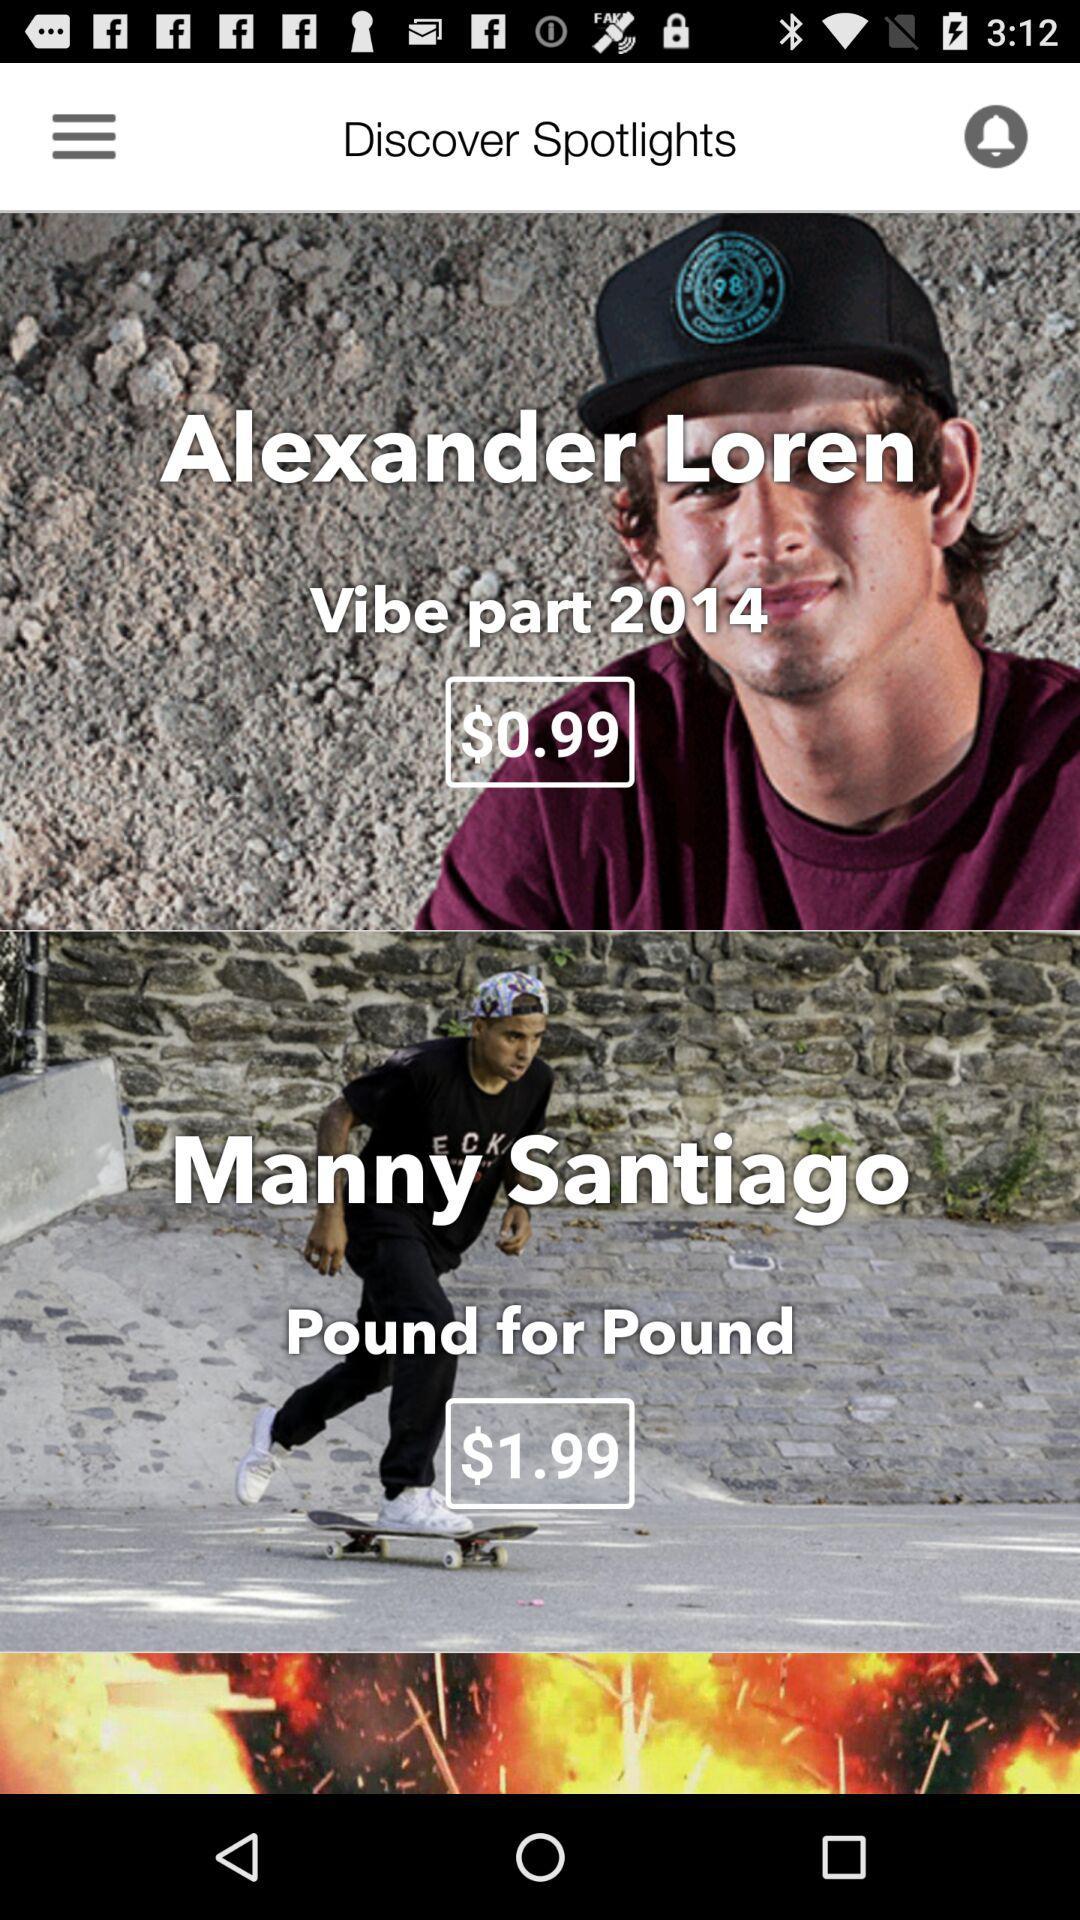 Image resolution: width=1080 pixels, height=1920 pixels. What do you see at coordinates (995, 135) in the screenshot?
I see `icon to the right of discover spotlights item` at bounding box center [995, 135].